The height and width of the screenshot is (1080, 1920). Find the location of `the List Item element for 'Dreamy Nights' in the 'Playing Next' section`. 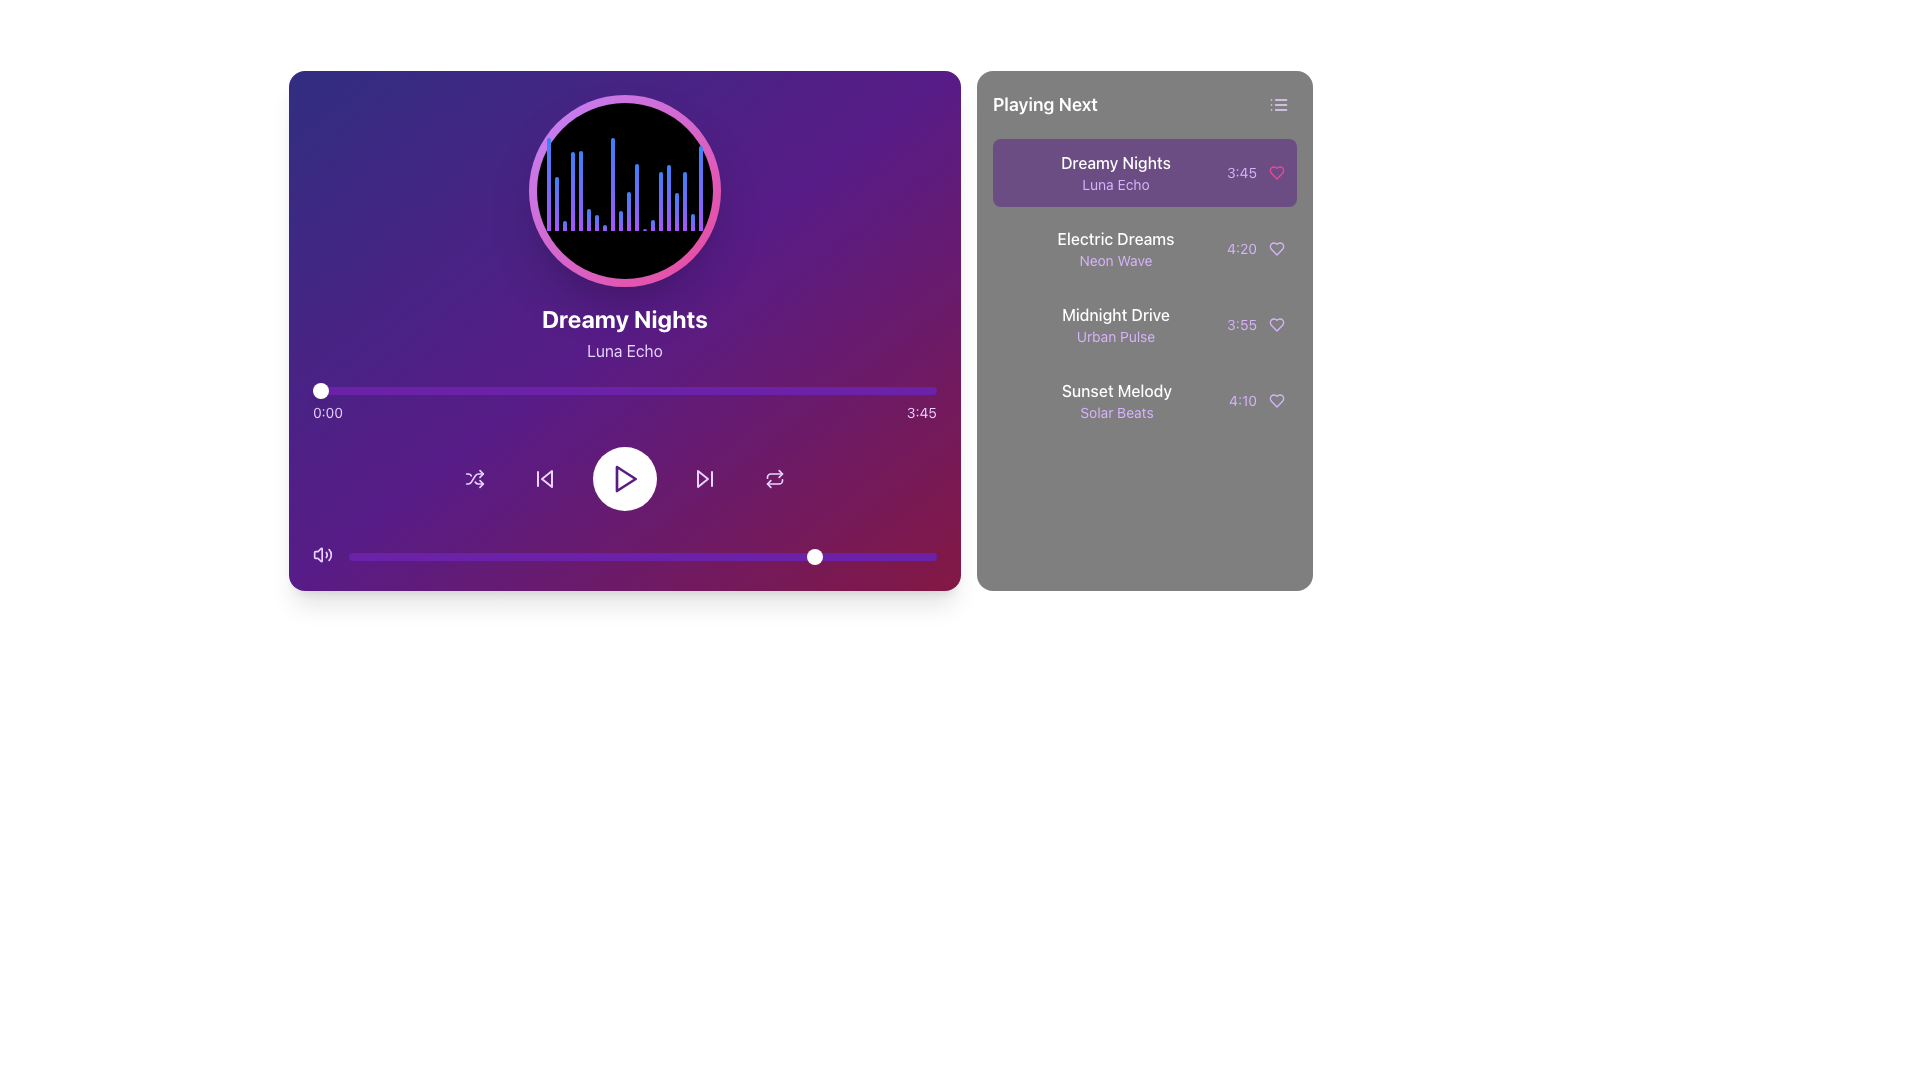

the List Item element for 'Dreamy Nights' in the 'Playing Next' section is located at coordinates (1144, 172).